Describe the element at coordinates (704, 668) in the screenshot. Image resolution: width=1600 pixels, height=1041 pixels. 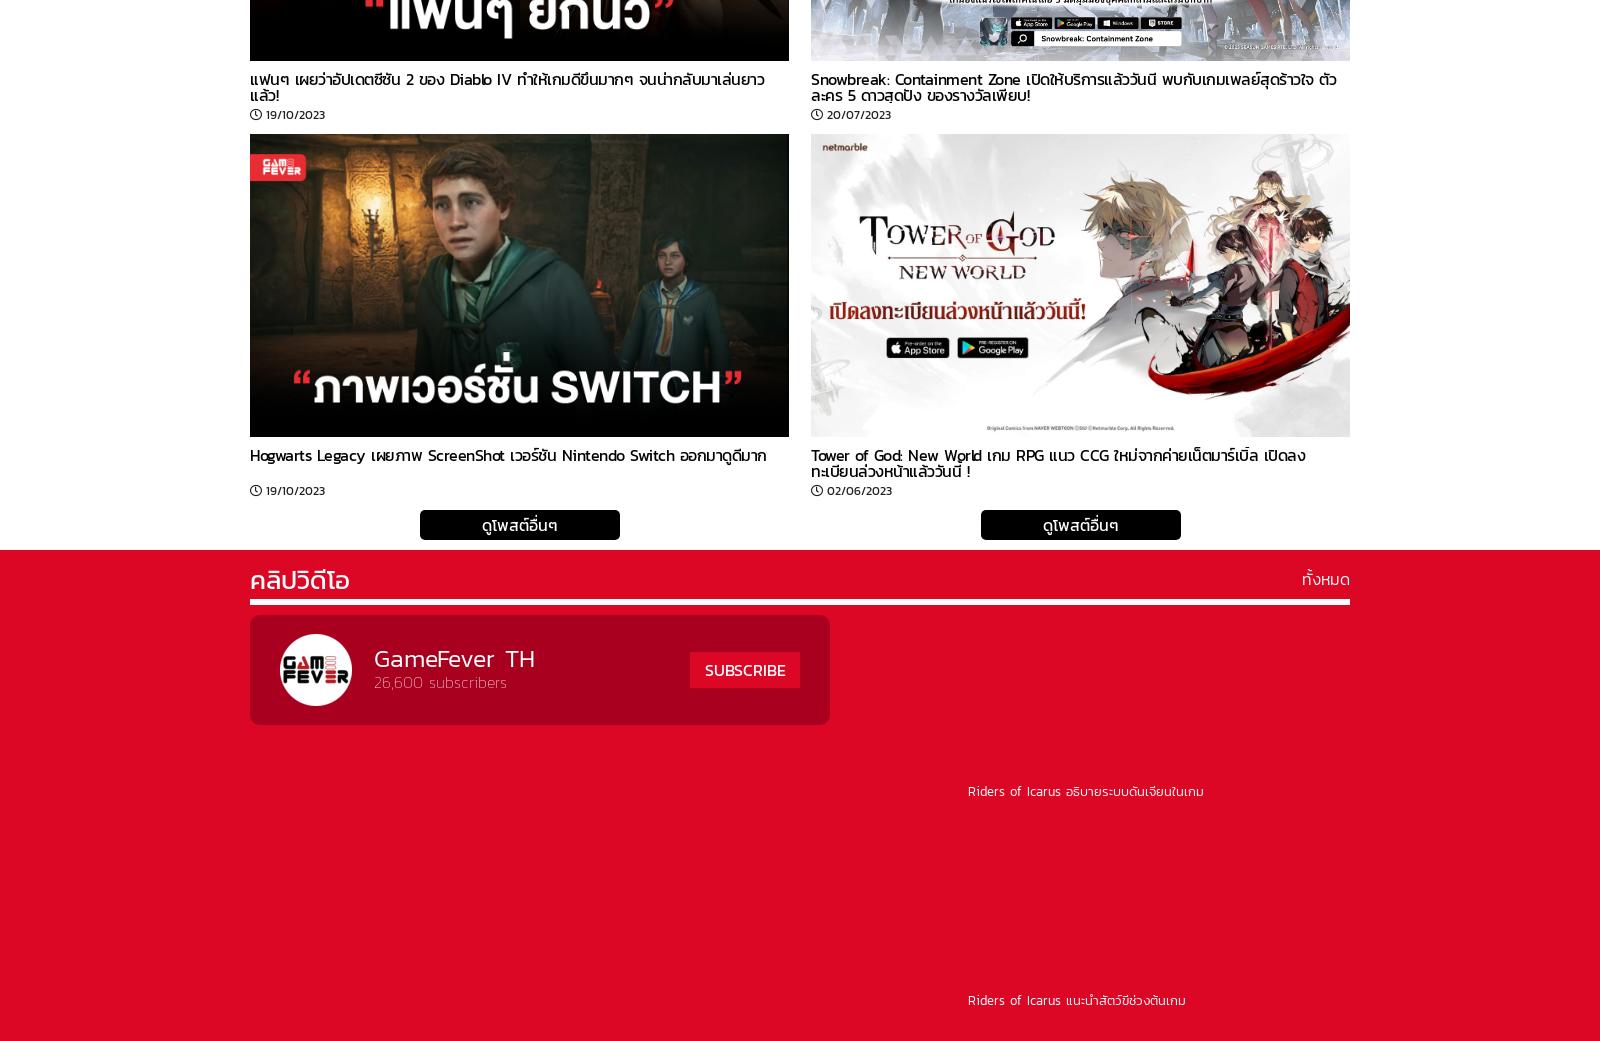
I see `'SUBSCRIBE'` at that location.